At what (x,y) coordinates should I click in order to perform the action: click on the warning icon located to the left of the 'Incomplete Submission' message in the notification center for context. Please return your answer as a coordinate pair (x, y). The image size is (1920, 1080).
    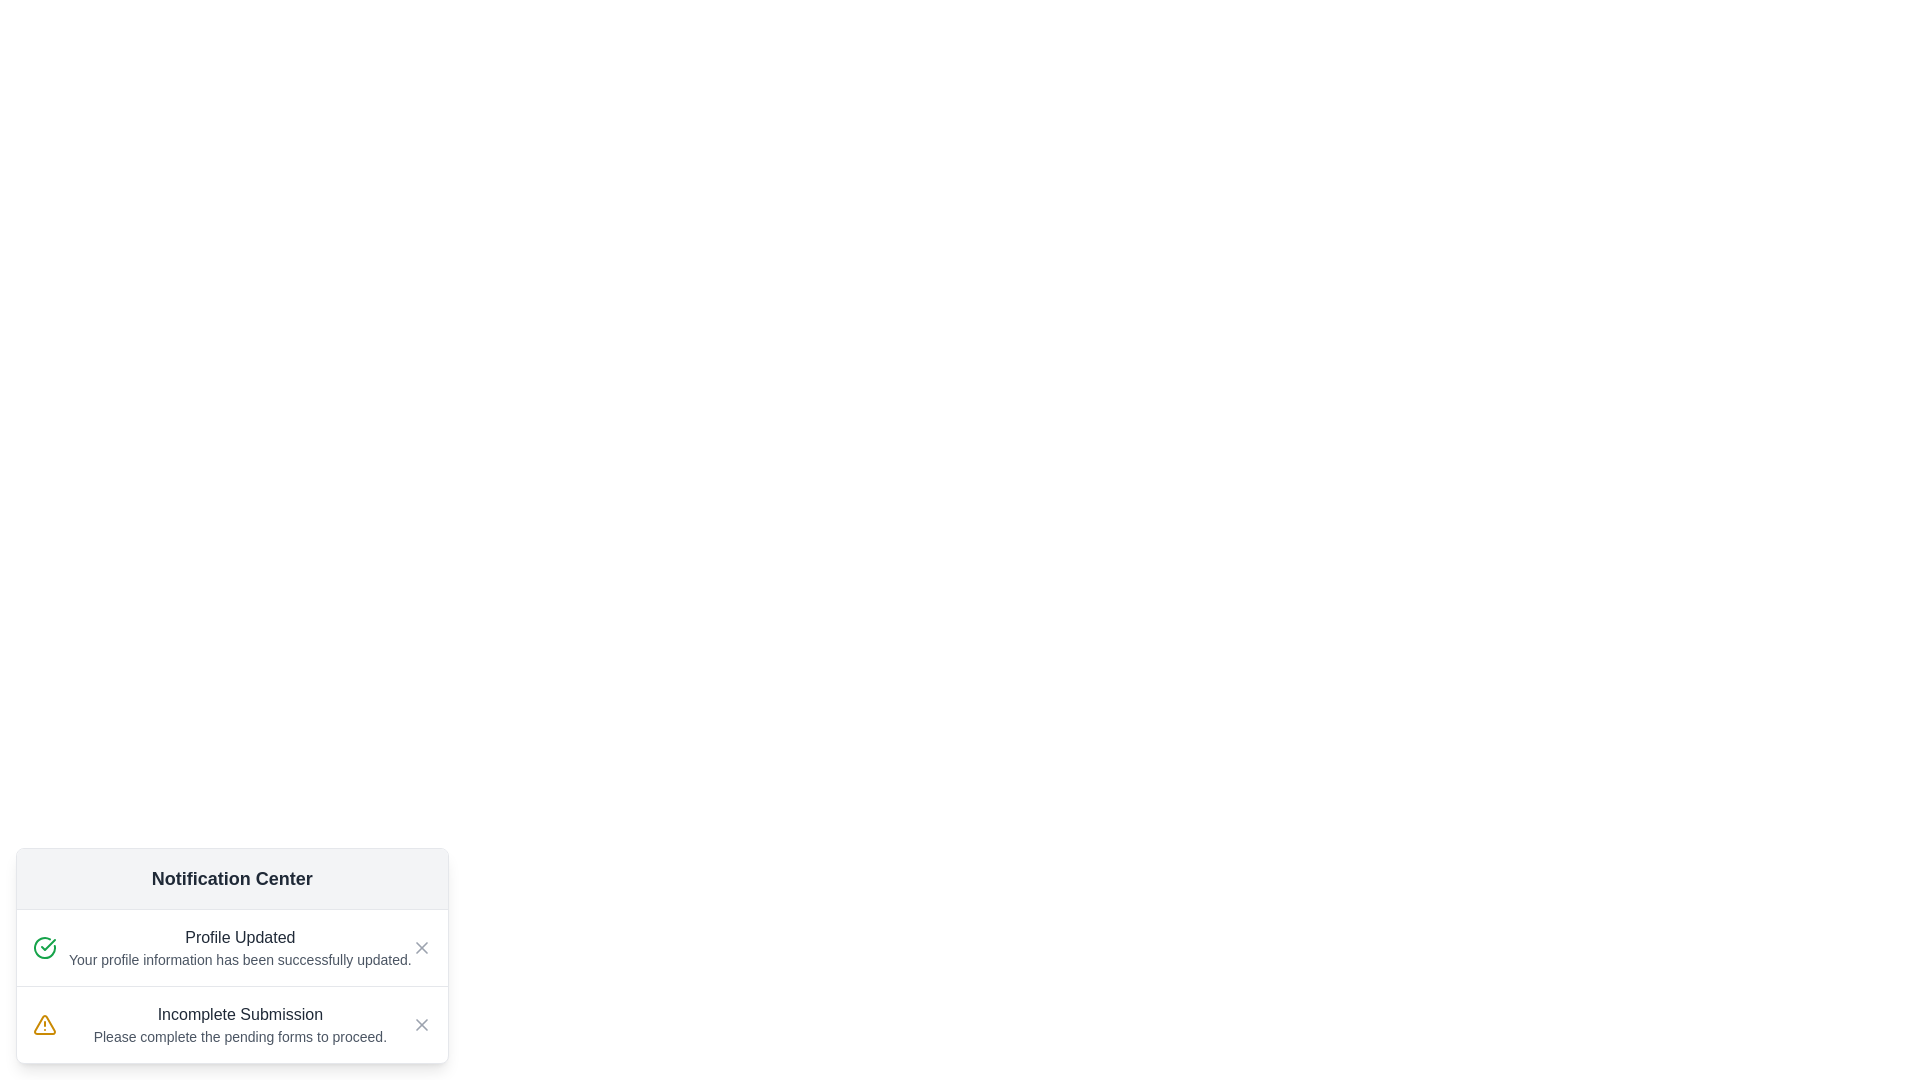
    Looking at the image, I should click on (44, 1025).